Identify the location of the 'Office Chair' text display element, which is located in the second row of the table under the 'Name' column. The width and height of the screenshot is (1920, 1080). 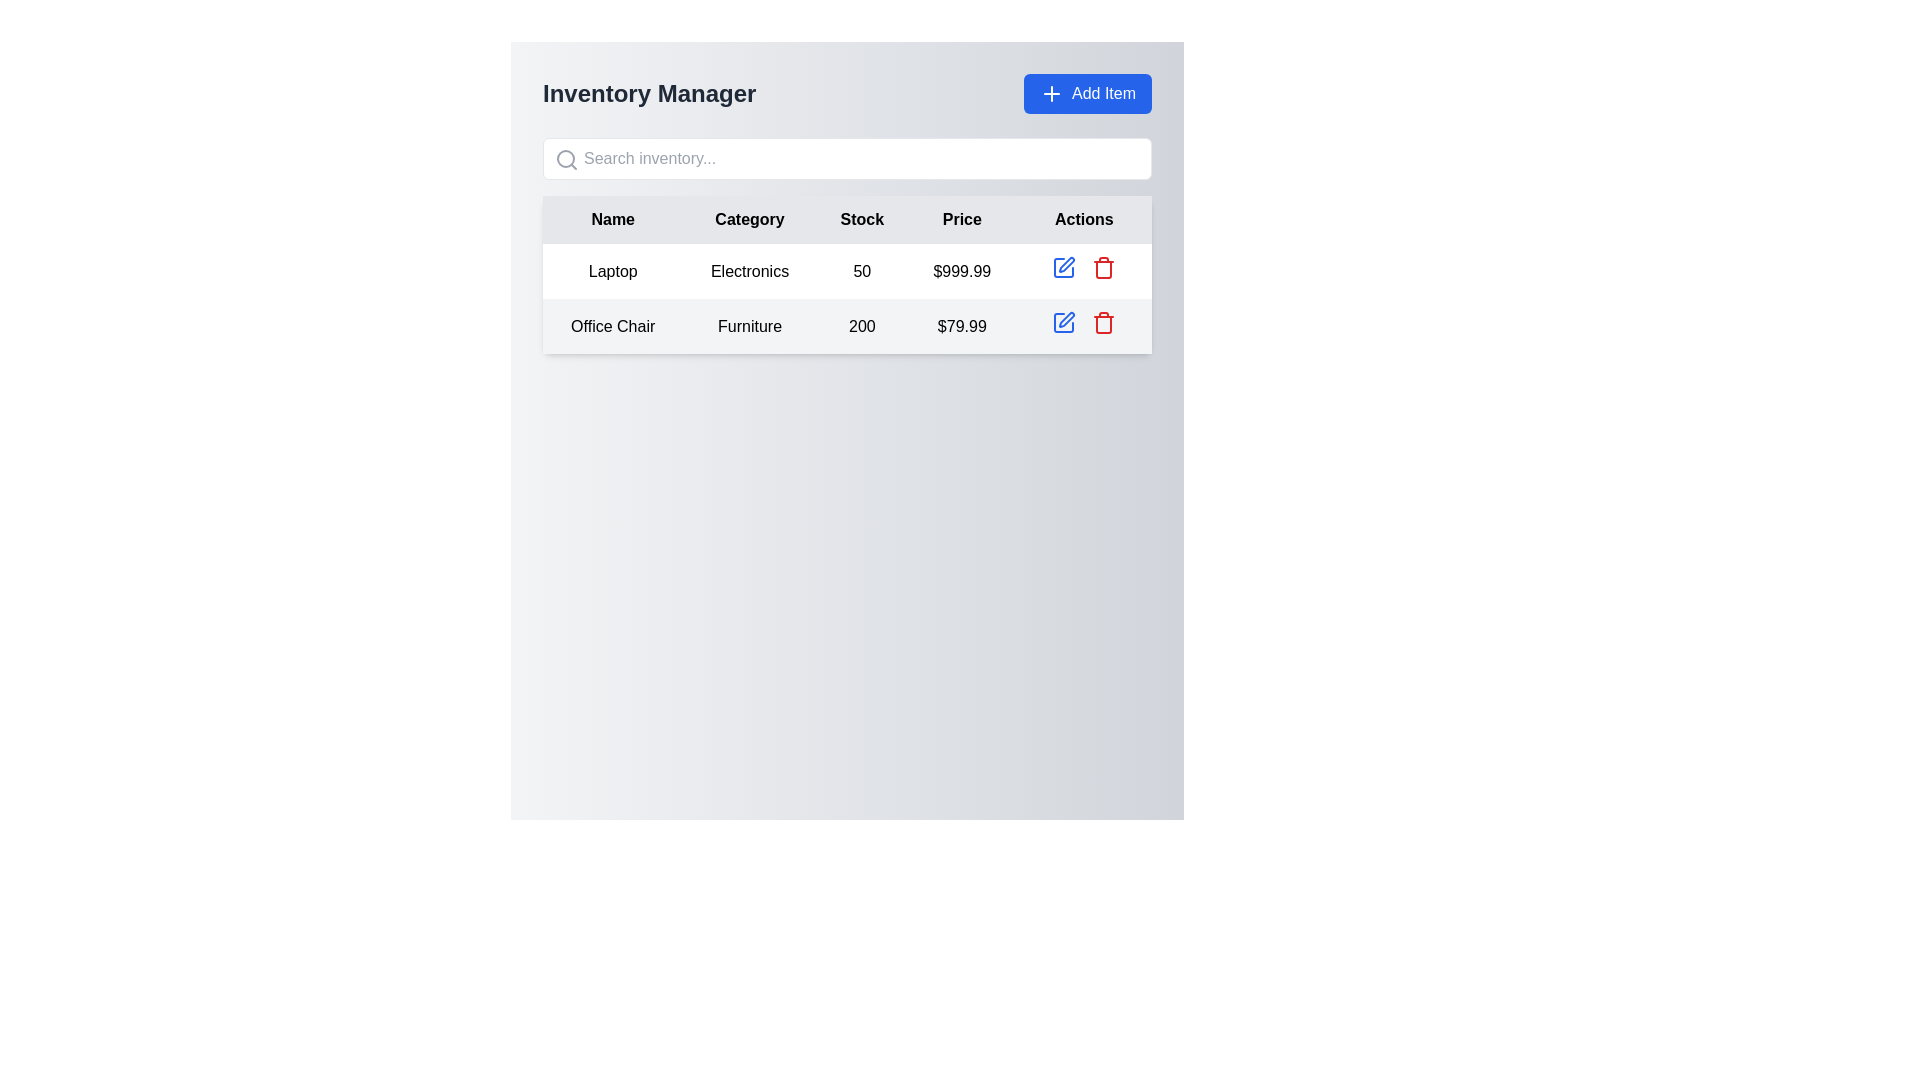
(612, 325).